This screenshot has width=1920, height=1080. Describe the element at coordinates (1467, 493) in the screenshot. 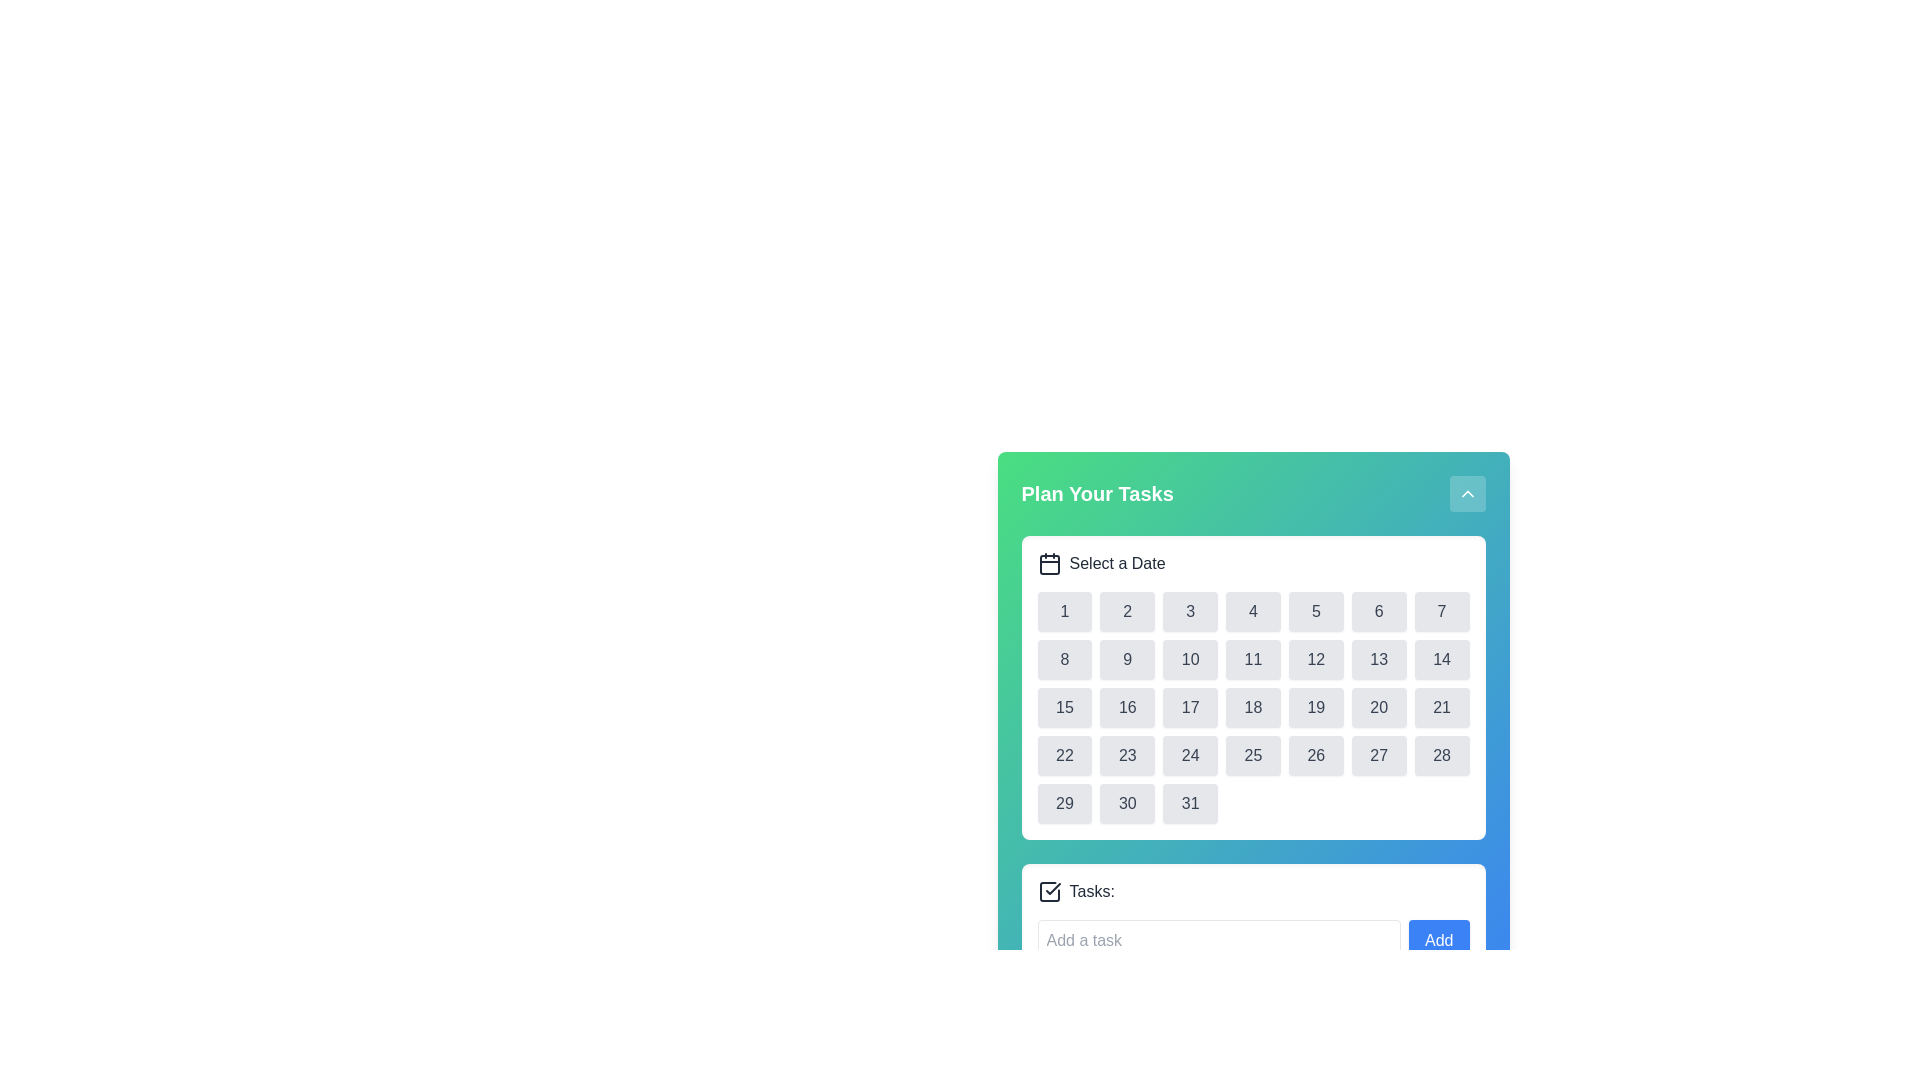

I see `the button located at the top-right corner of the 'Plan Your Tasks' header` at that location.